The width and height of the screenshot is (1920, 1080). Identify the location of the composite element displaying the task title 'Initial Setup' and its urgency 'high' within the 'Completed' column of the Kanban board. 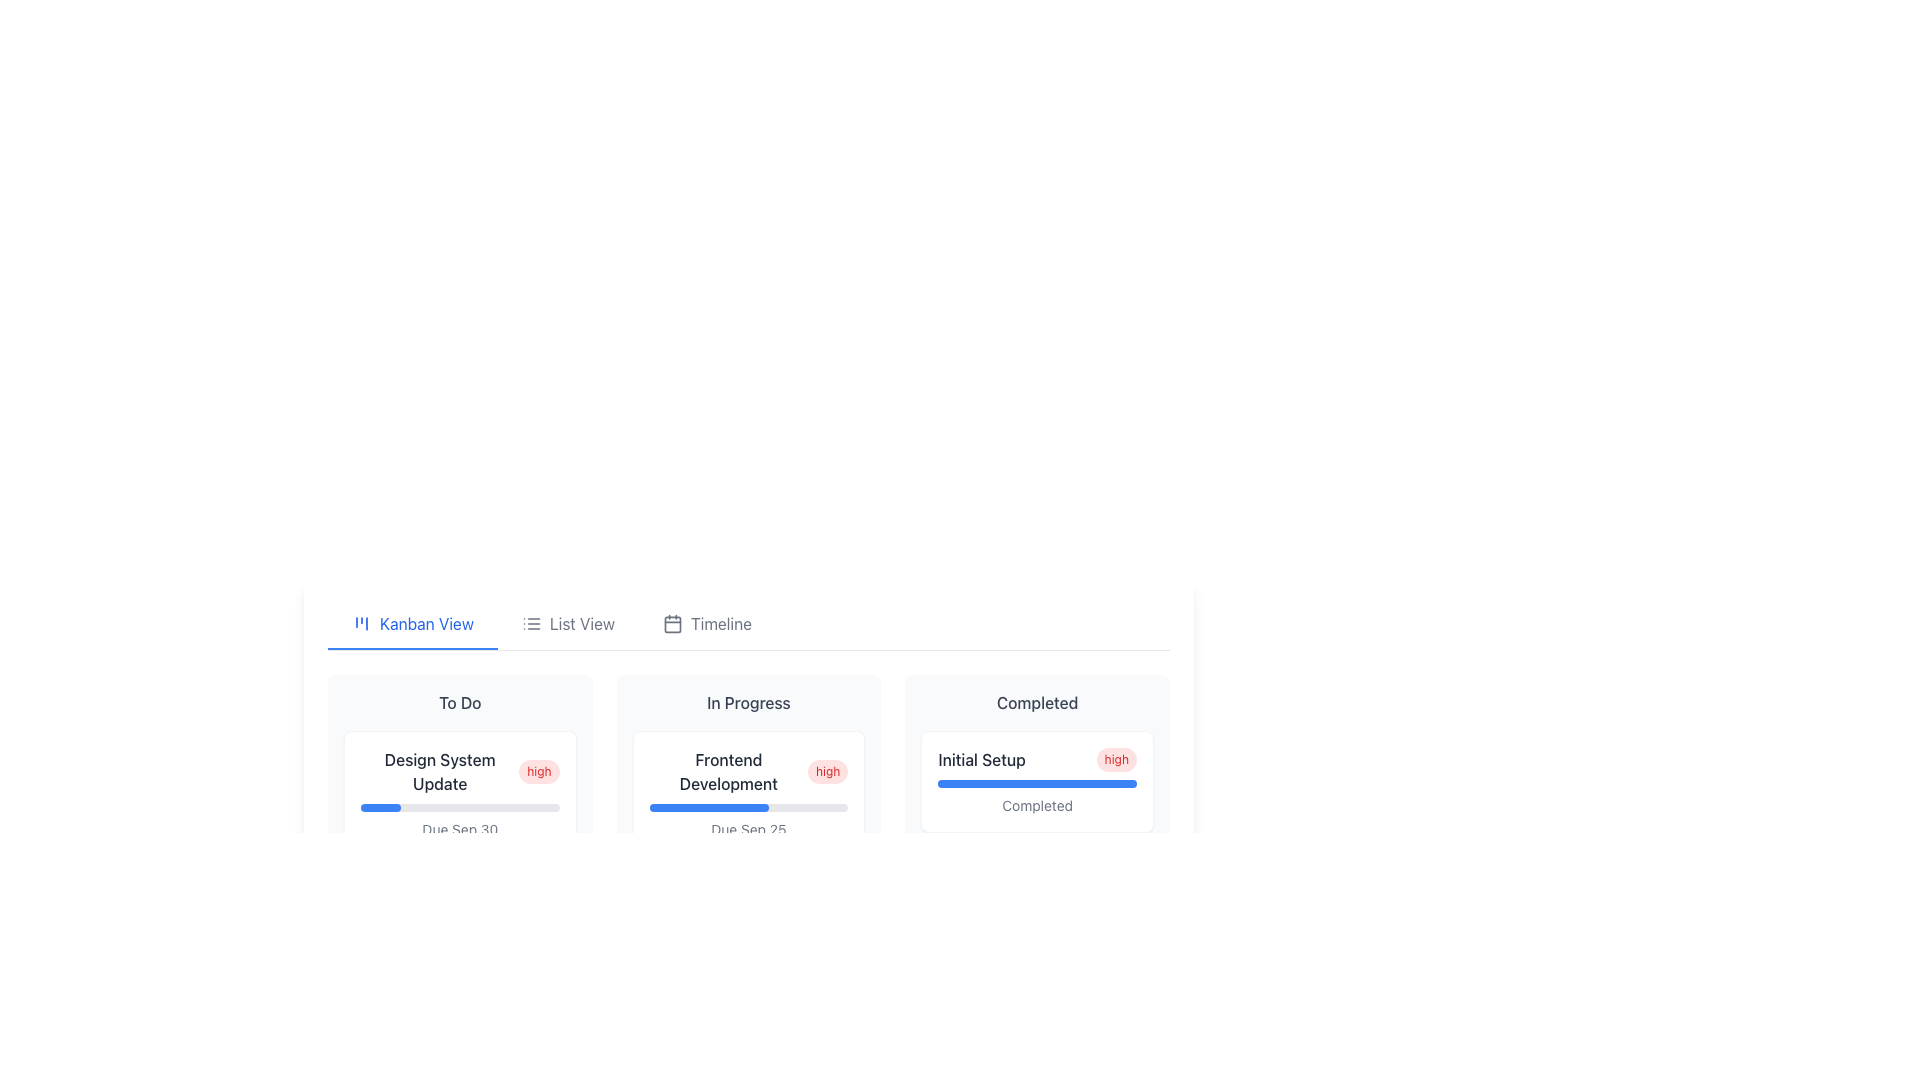
(1037, 759).